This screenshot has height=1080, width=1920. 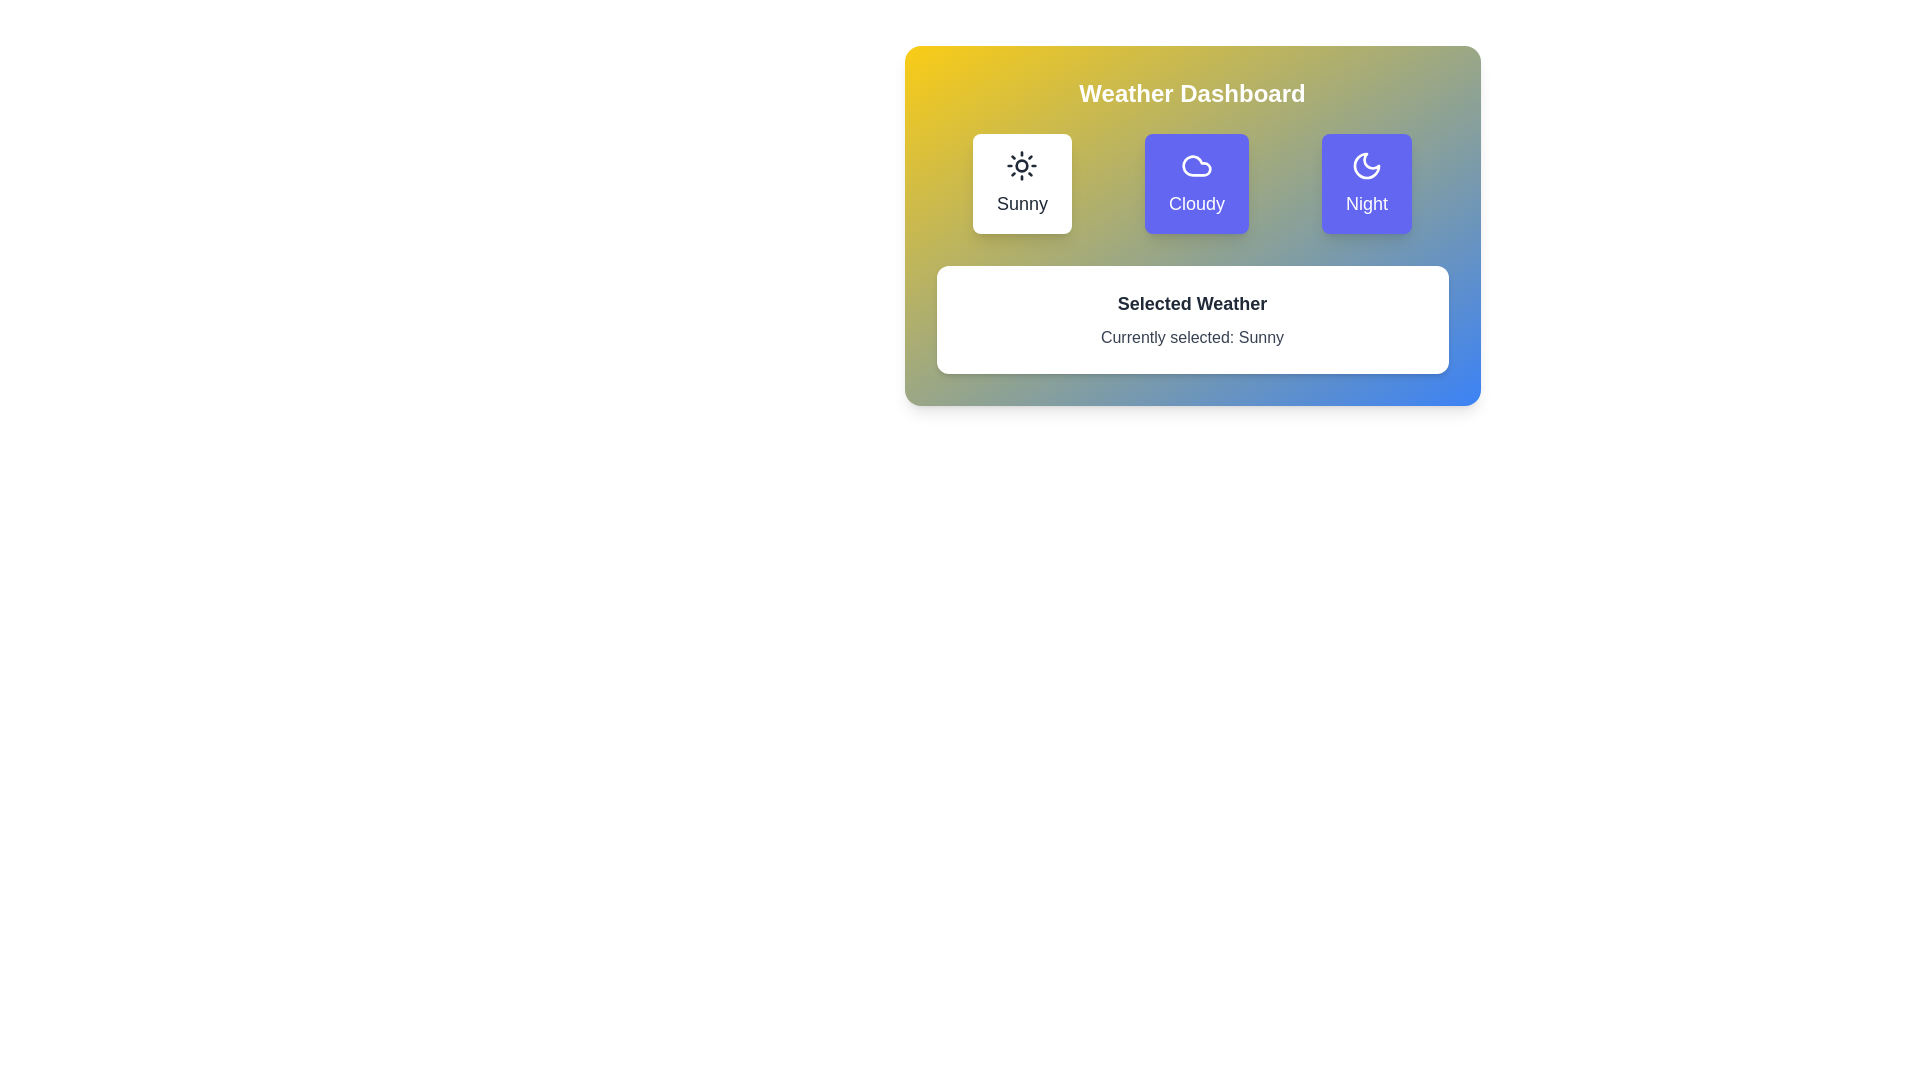 I want to click on the weather condition indicated by the 'Cloudy' text label, which is centrally located within the weather selection interface, so click(x=1196, y=204).